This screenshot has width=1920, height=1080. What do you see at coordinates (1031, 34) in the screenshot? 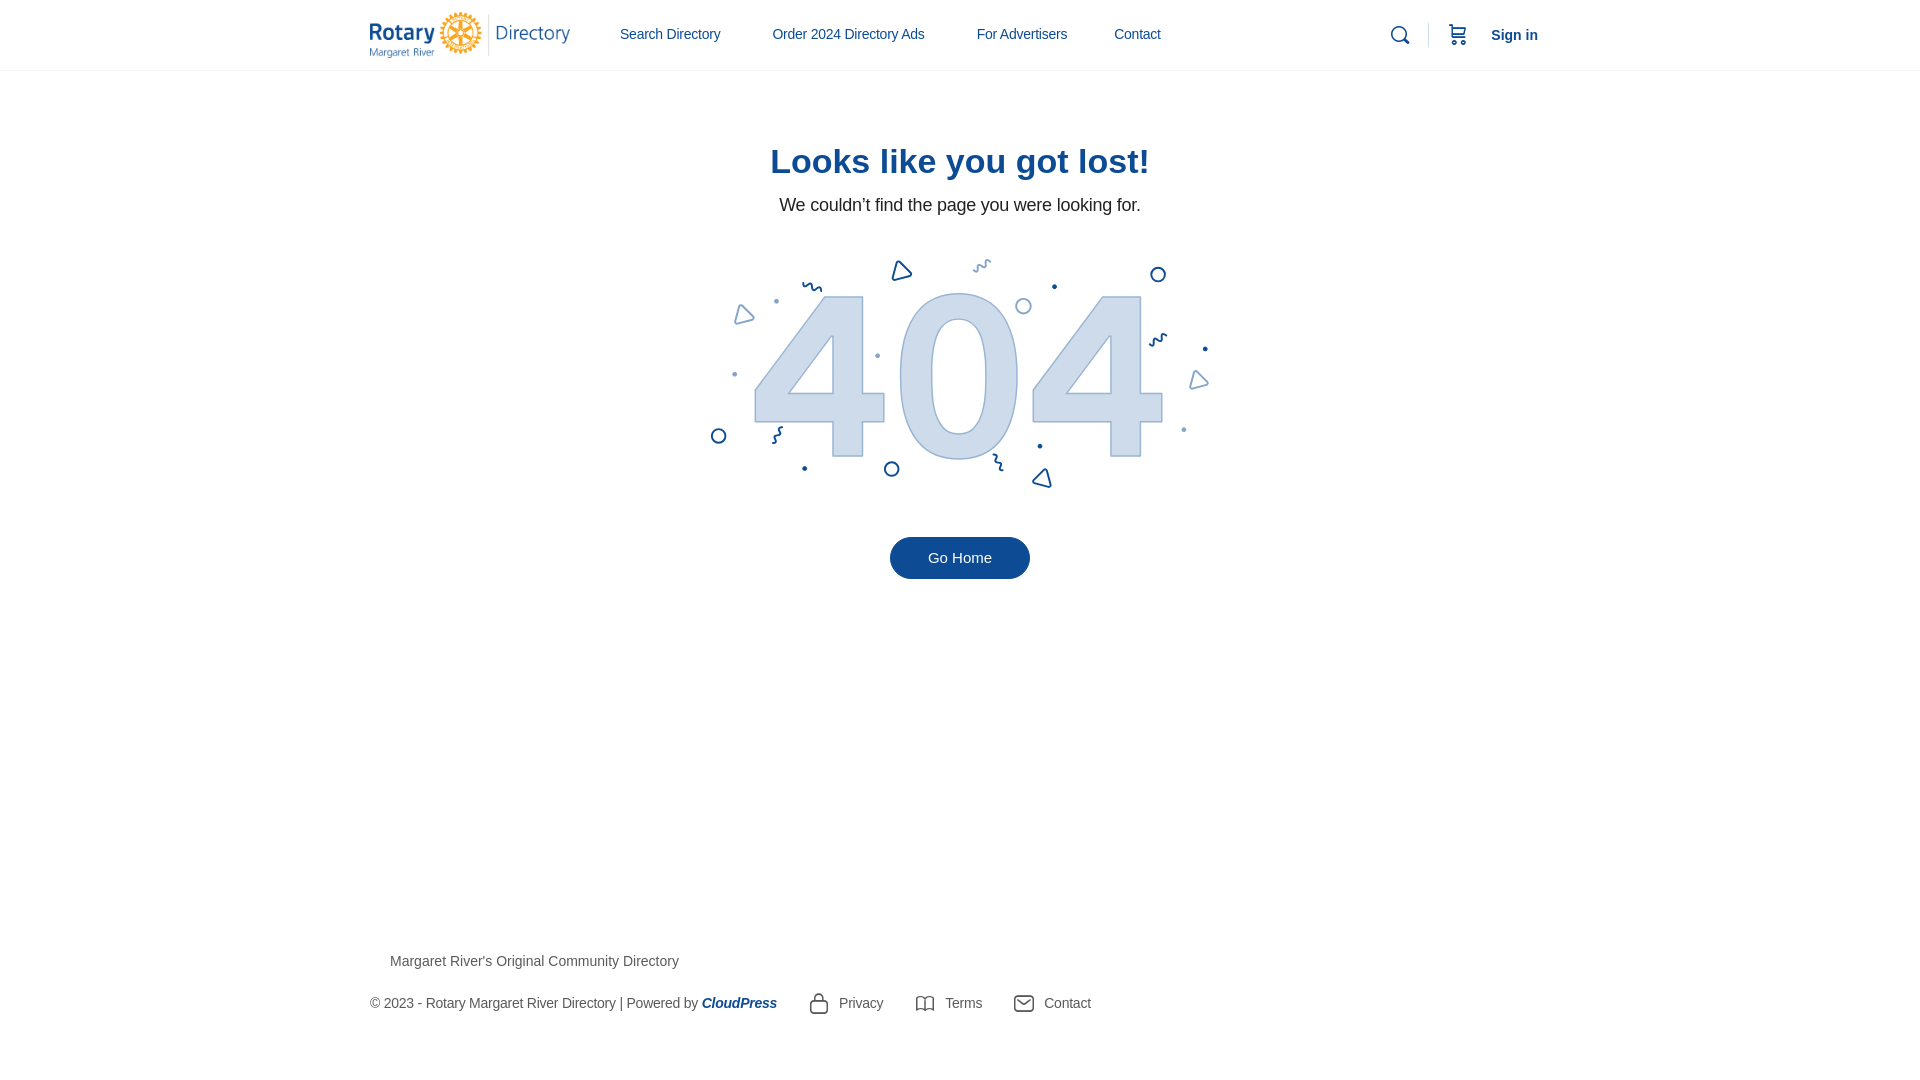
I see `'For Advertisers'` at bounding box center [1031, 34].